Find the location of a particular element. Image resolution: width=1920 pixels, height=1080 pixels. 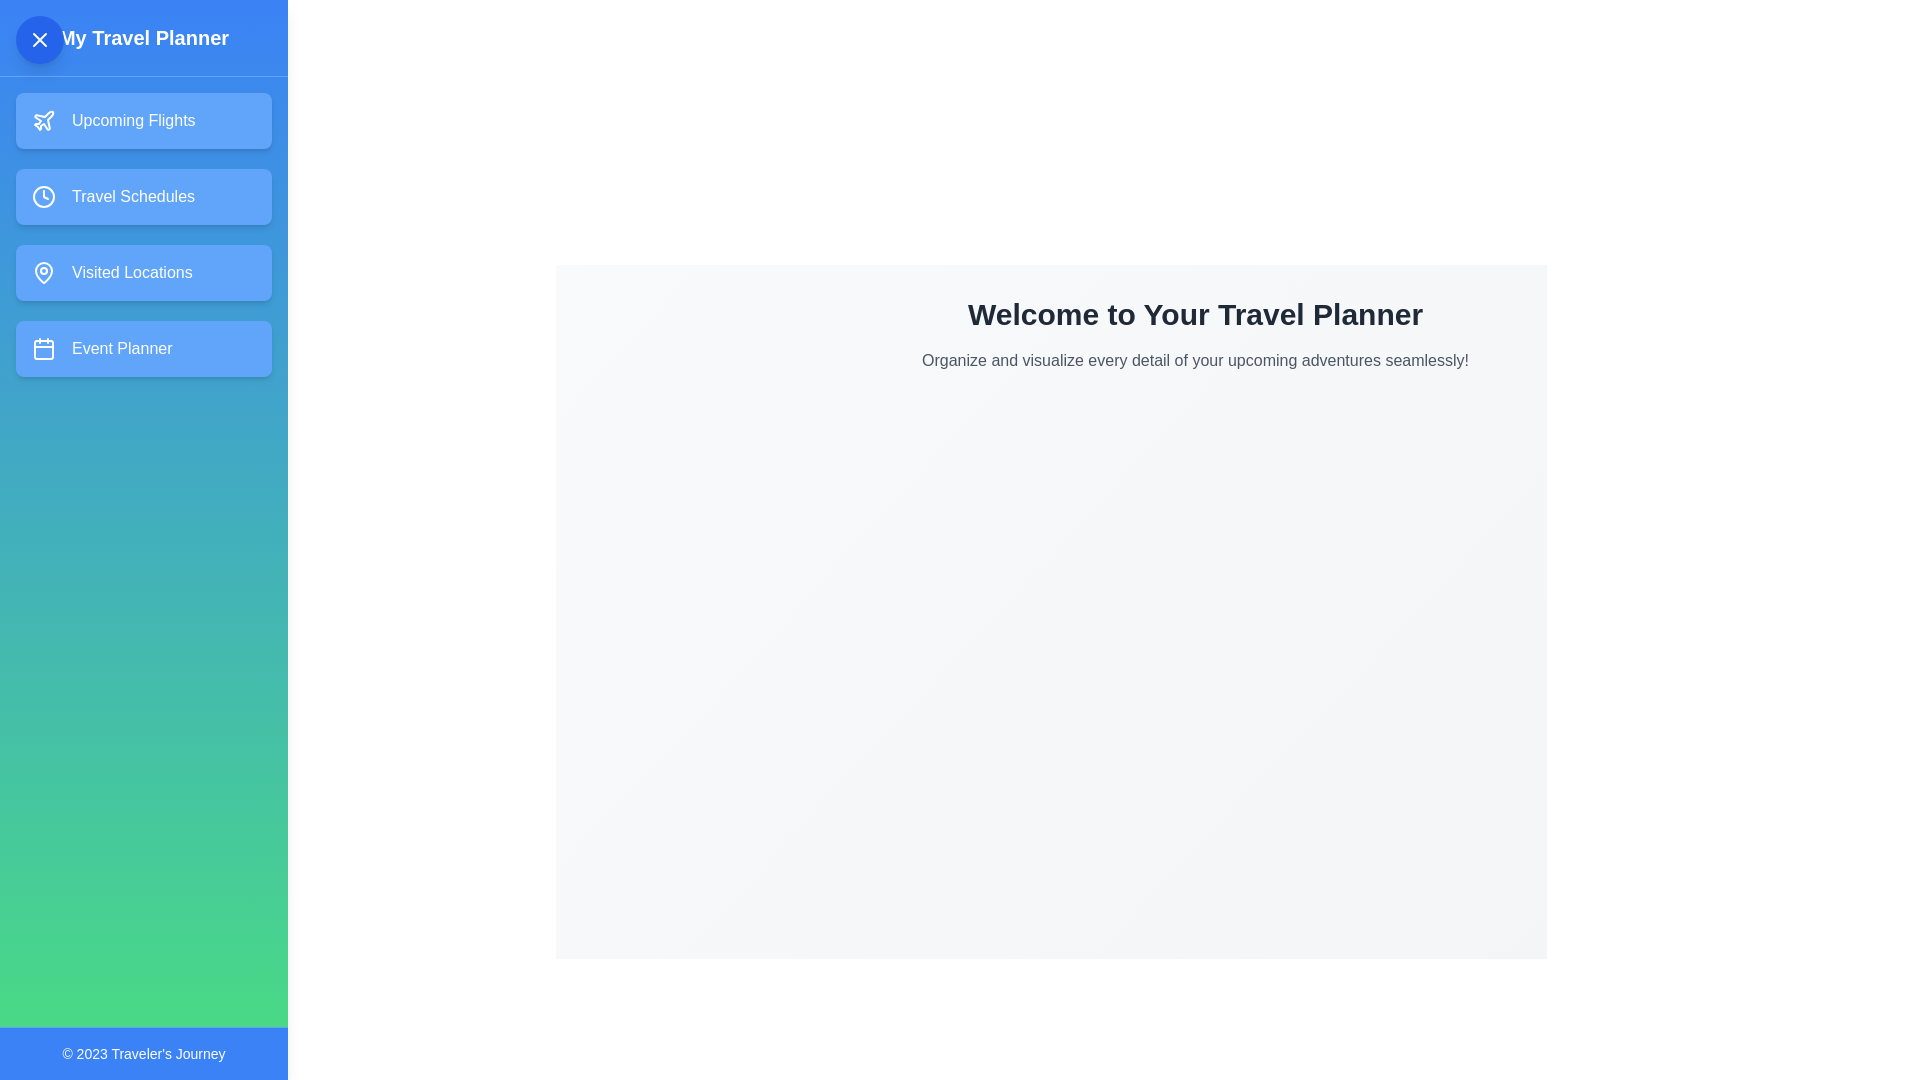

the small plane-shaped icon in the sidebar menu, which is located above the 'Upcoming Flights' label is located at coordinates (43, 120).